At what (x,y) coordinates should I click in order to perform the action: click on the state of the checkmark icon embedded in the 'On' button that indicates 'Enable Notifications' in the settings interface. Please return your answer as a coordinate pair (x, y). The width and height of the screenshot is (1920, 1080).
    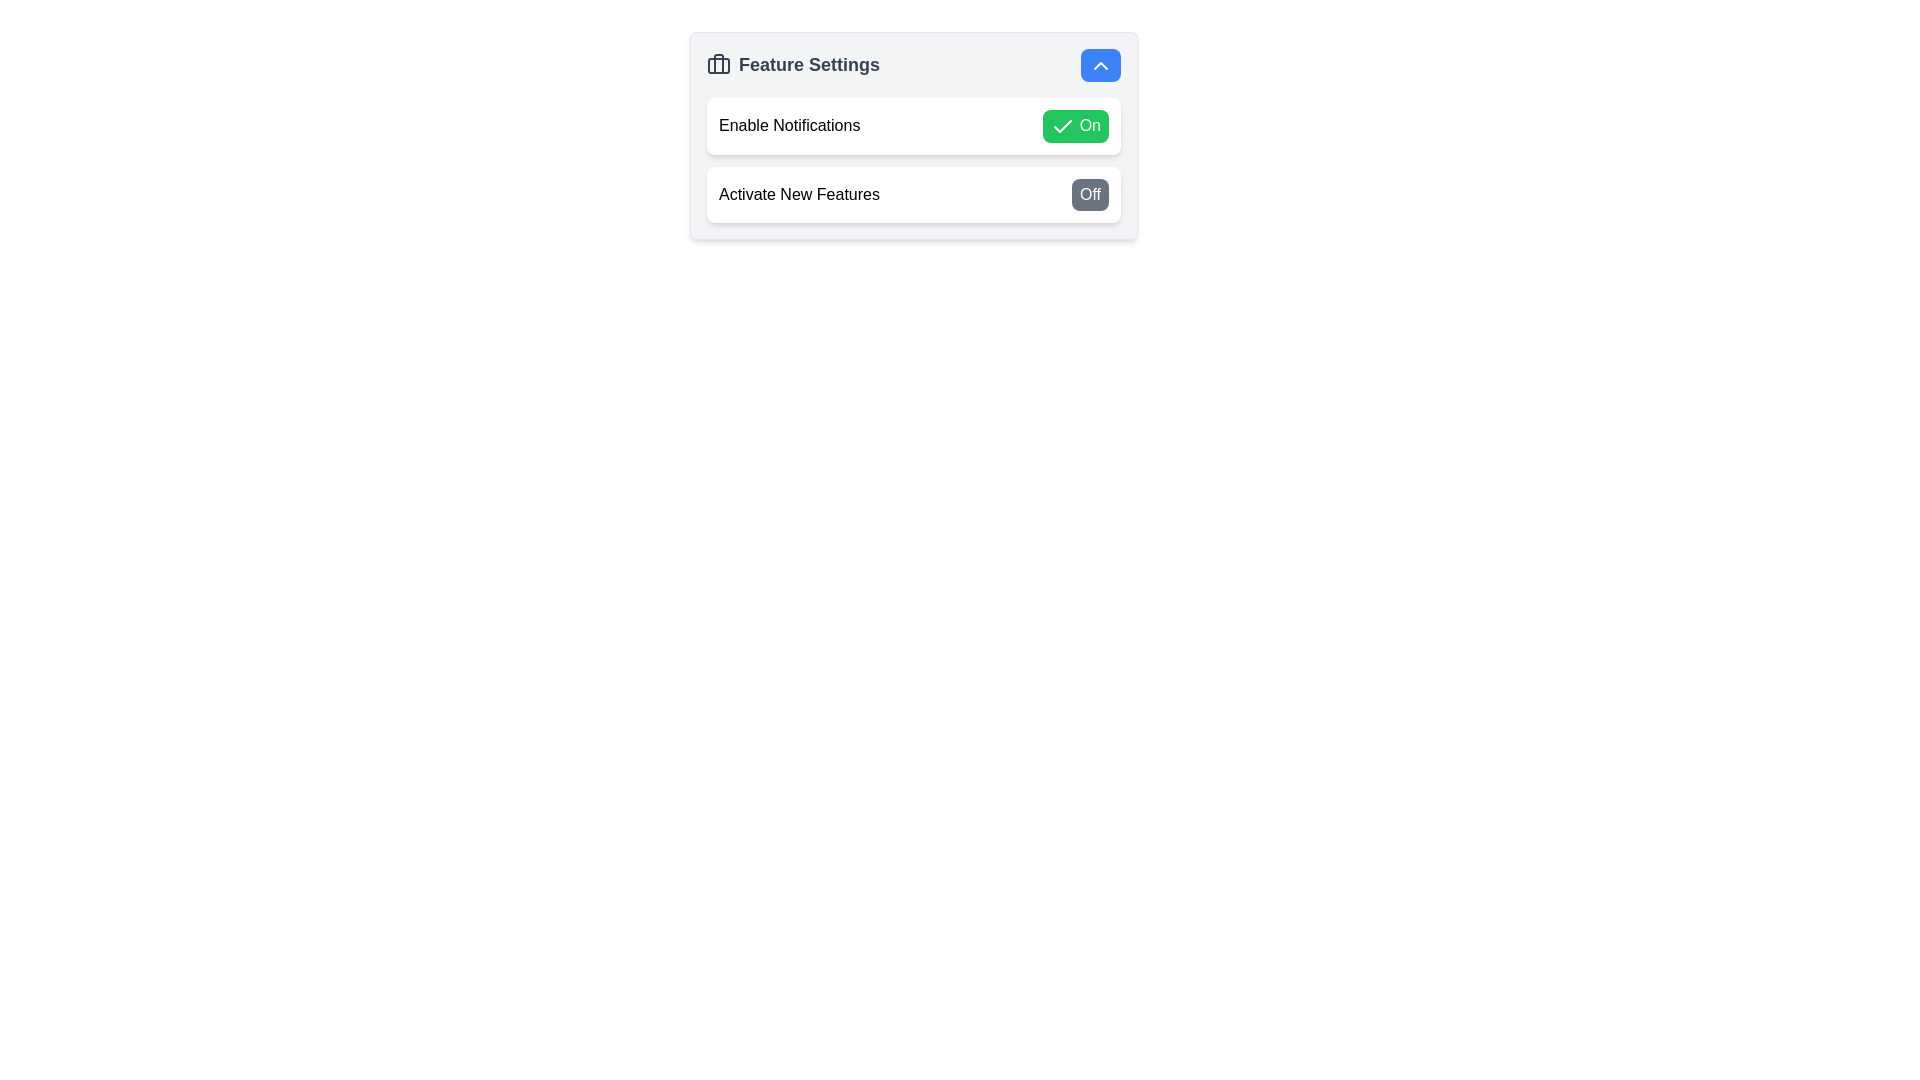
    Looking at the image, I should click on (1062, 126).